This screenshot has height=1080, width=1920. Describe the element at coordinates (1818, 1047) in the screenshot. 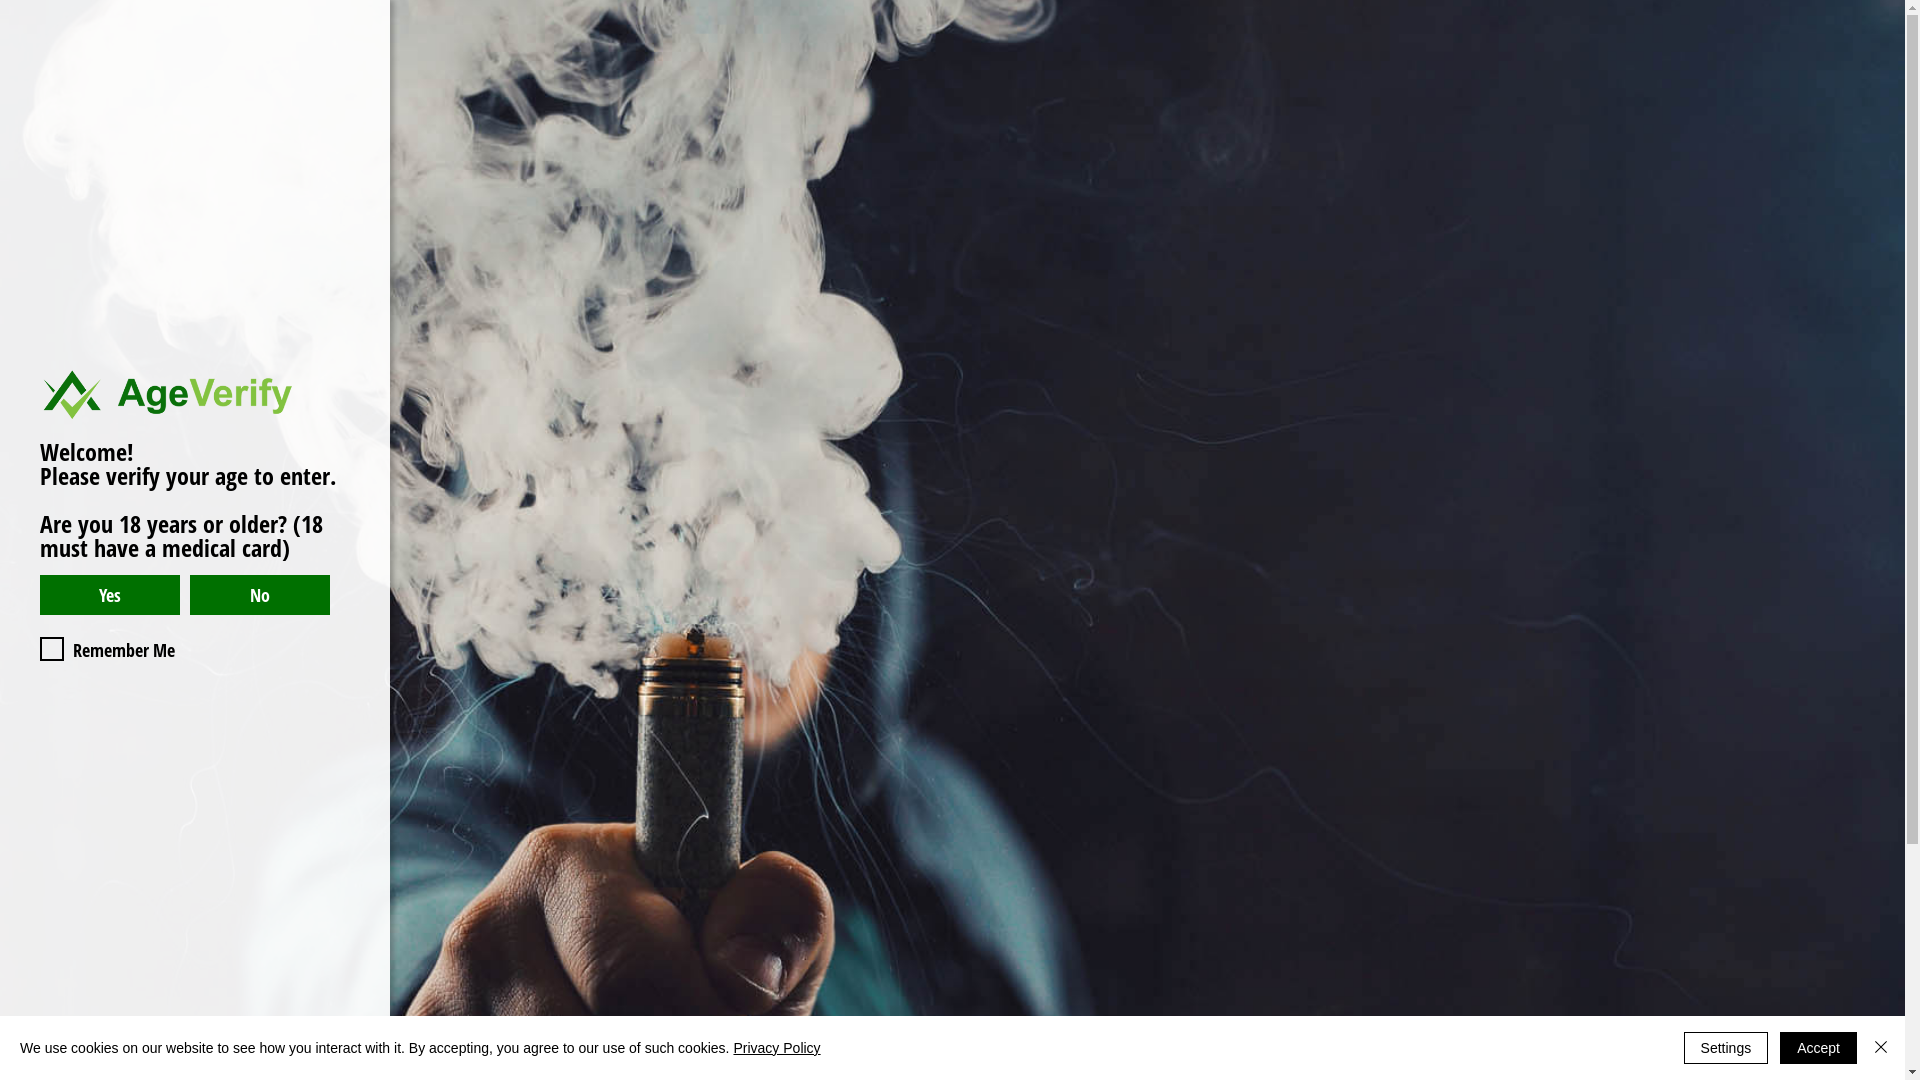

I see `'Accept'` at that location.